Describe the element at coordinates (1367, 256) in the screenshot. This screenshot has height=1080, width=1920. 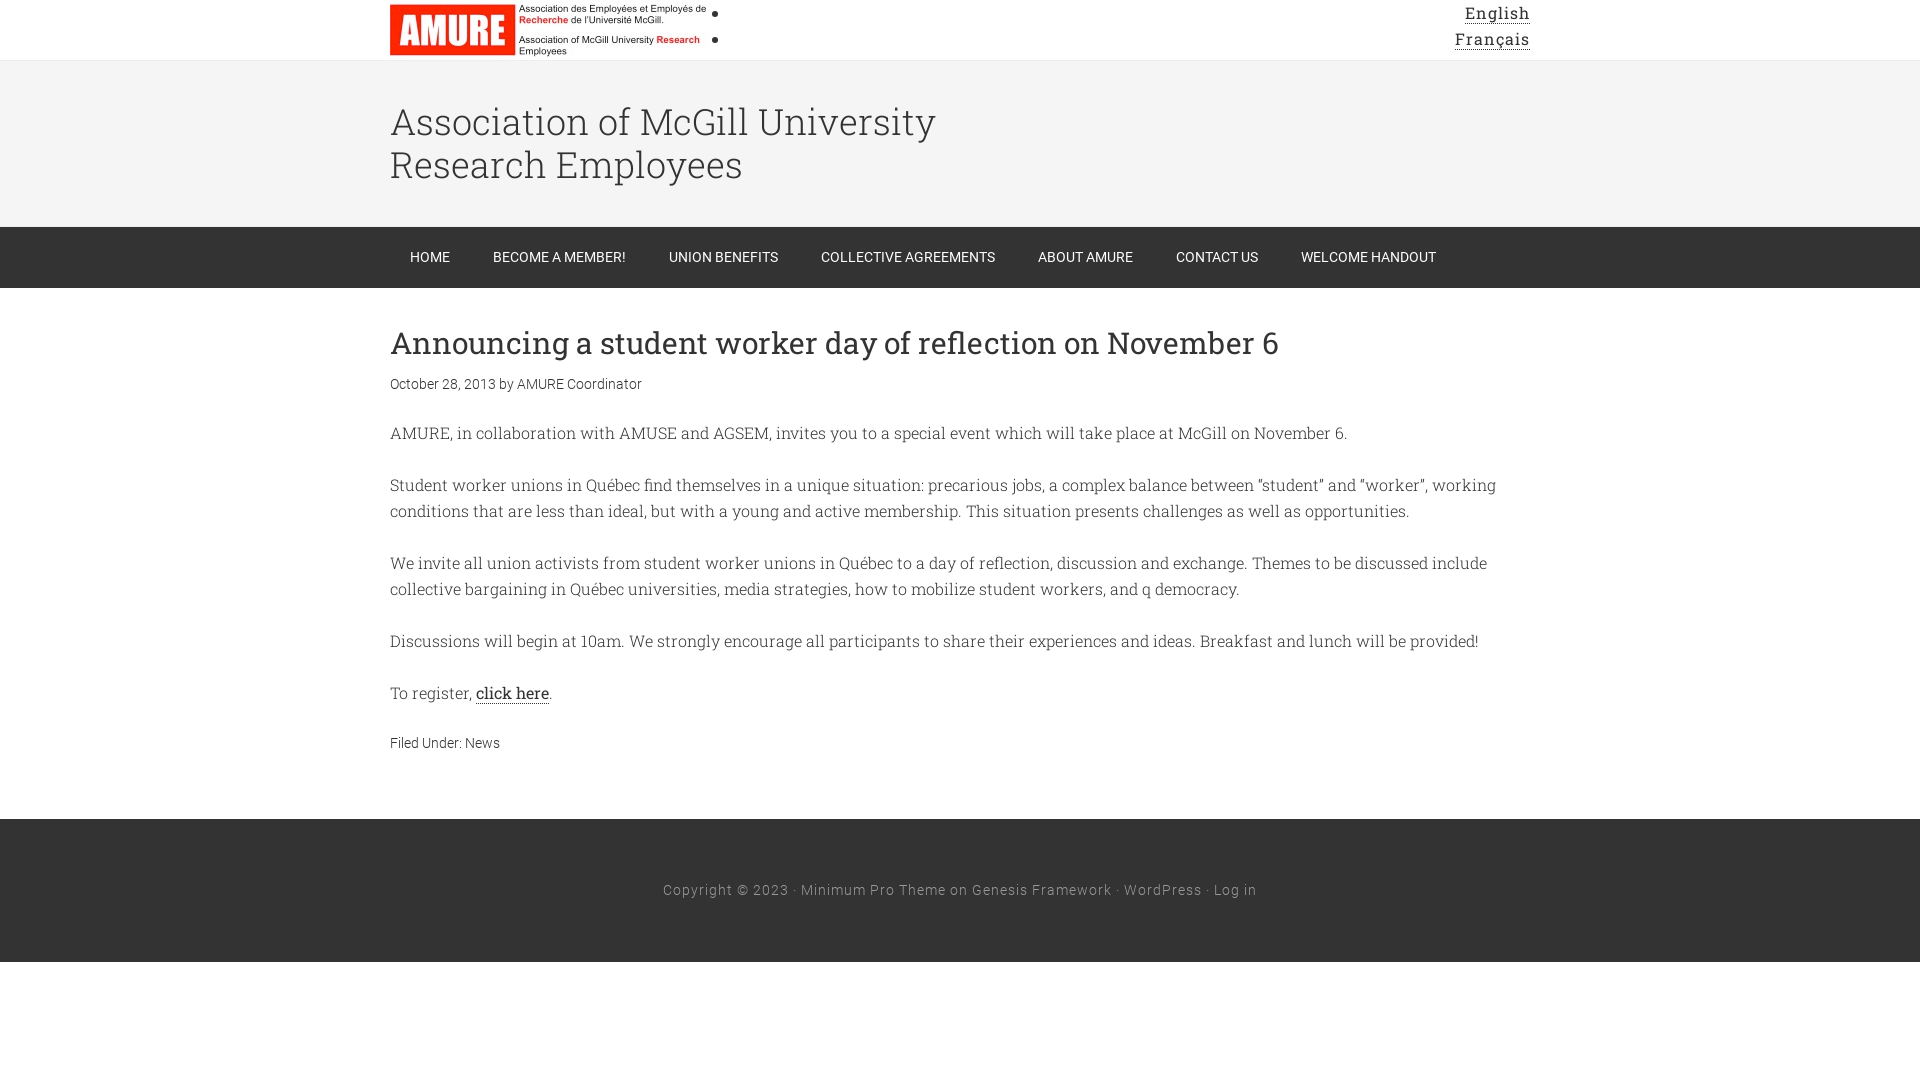
I see `'WELCOME HANDOUT'` at that location.